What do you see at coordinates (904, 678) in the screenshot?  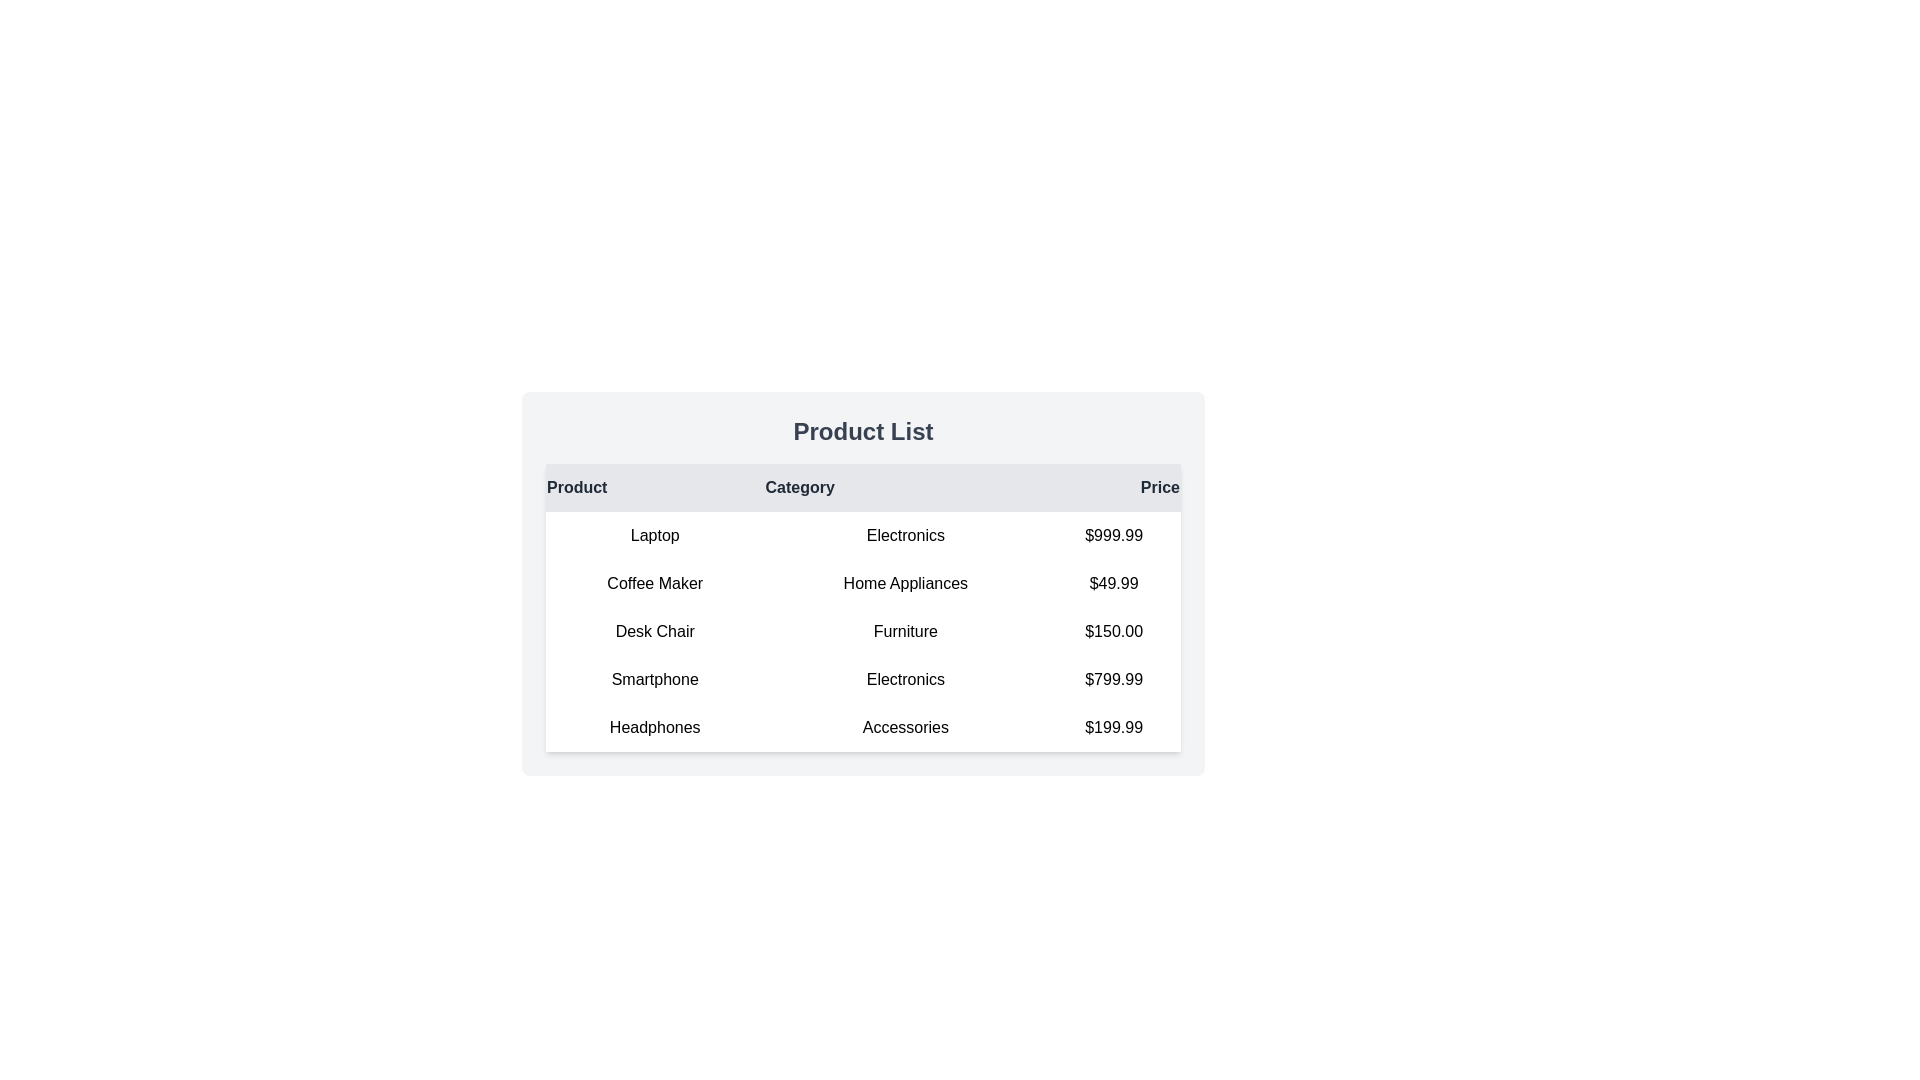 I see `the static Text Label displaying the category 'Smartphone' located in the 'Category' column of the product table` at bounding box center [904, 678].